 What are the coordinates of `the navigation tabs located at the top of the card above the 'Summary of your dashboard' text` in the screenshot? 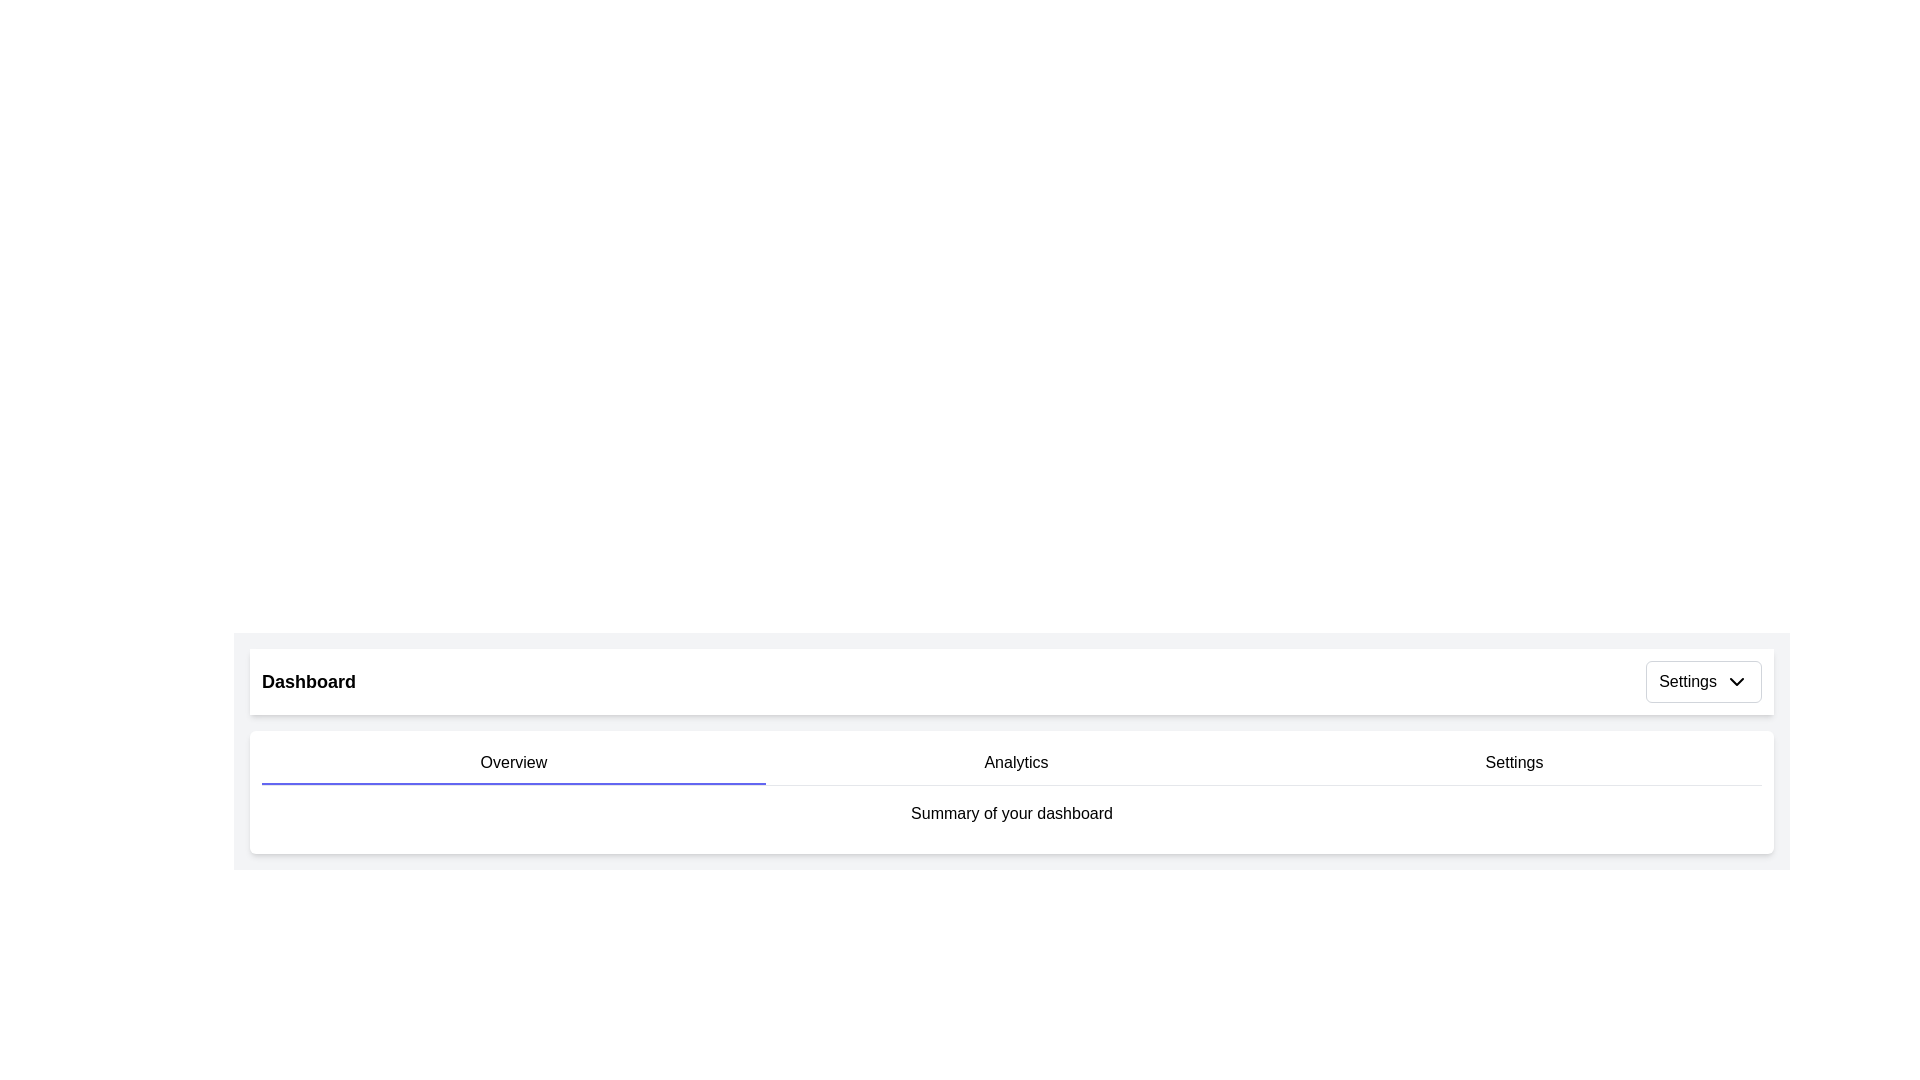 It's located at (1012, 763).